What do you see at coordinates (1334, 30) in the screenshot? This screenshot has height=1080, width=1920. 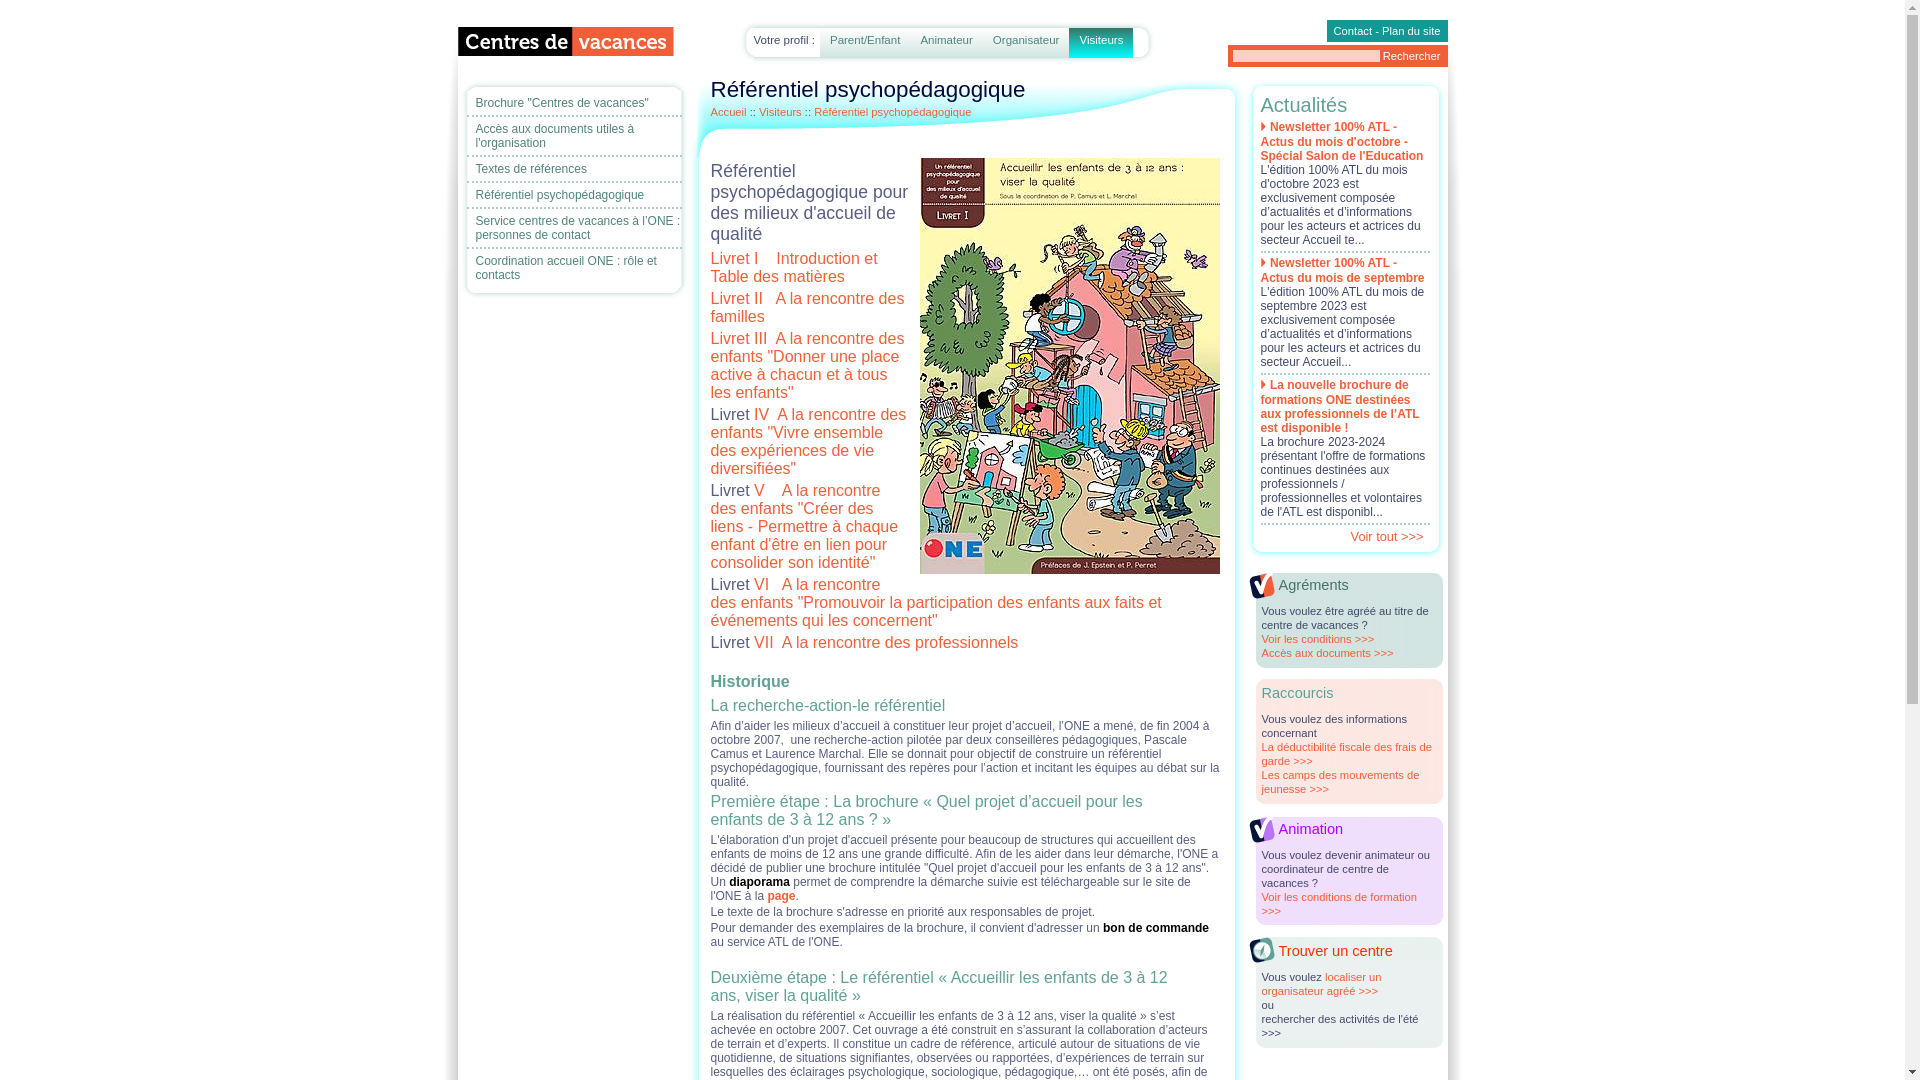 I see `'Contact'` at bounding box center [1334, 30].